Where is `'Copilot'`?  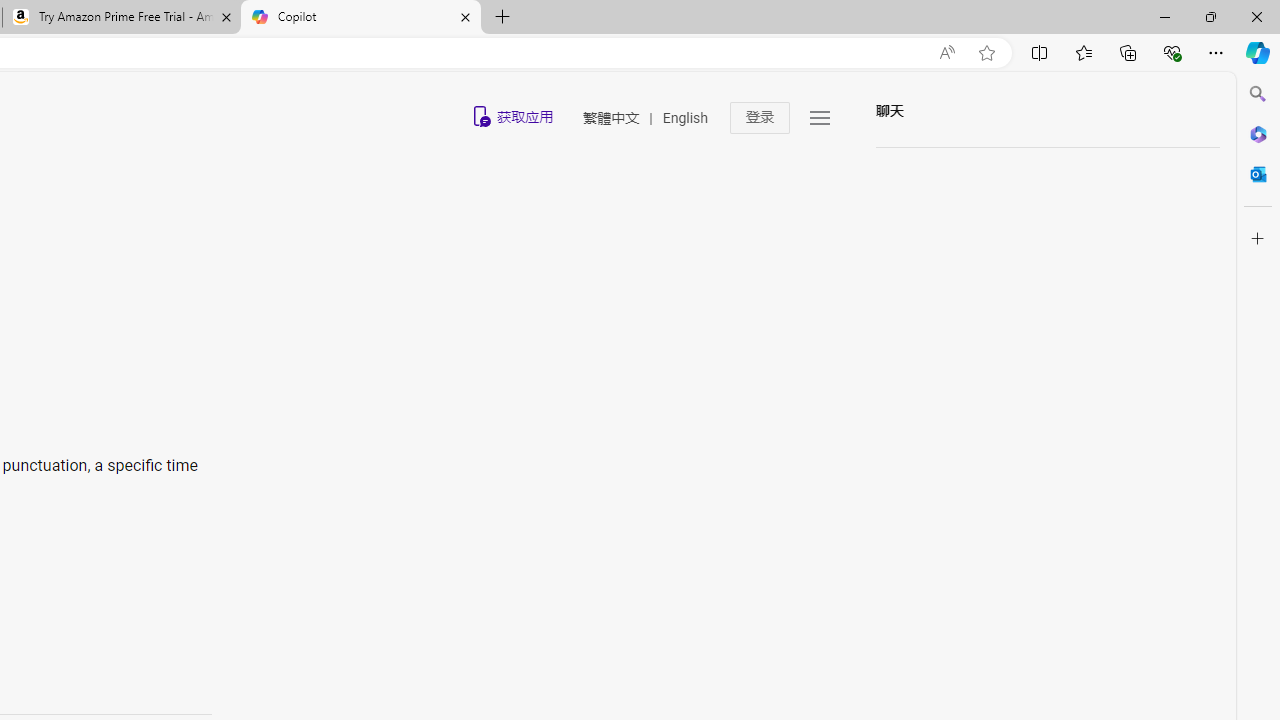 'Copilot' is located at coordinates (360, 17).